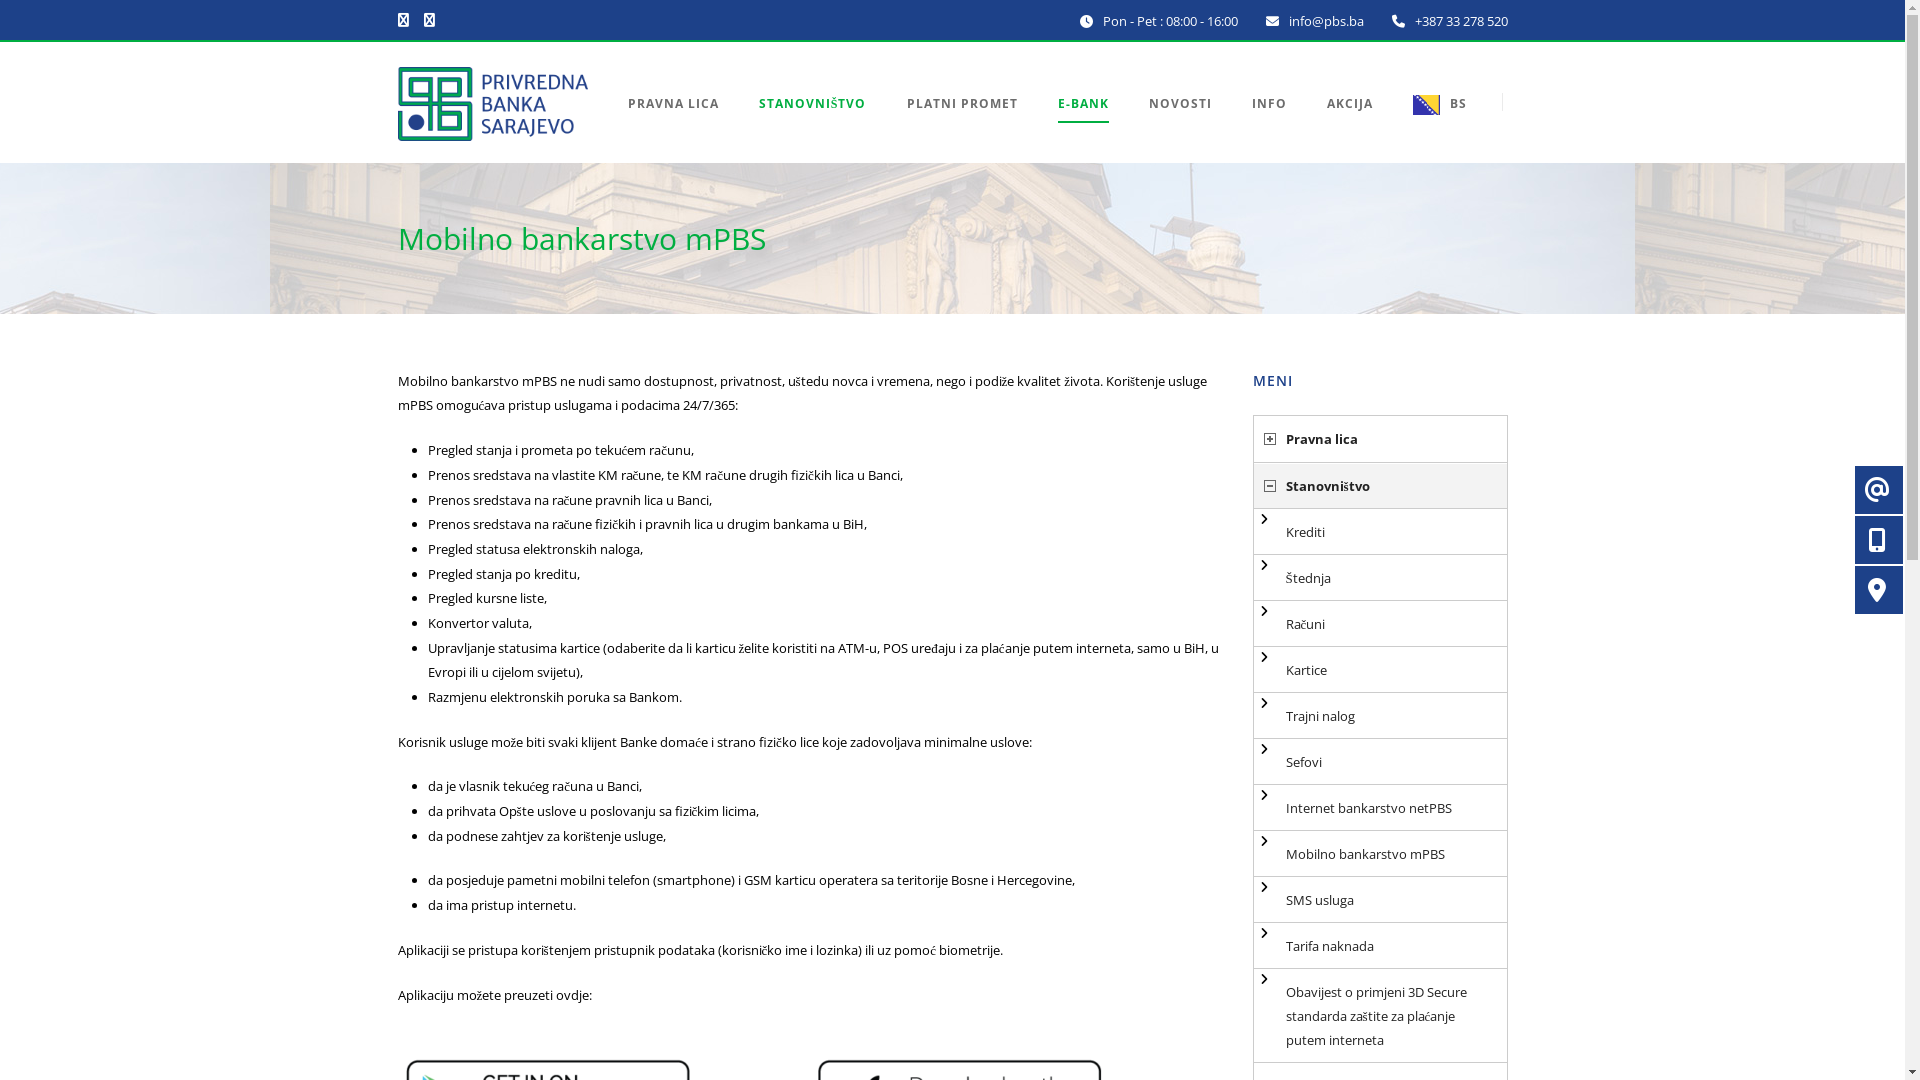 The image size is (1920, 1080). What do you see at coordinates (1379, 438) in the screenshot?
I see `'Pravna lica'` at bounding box center [1379, 438].